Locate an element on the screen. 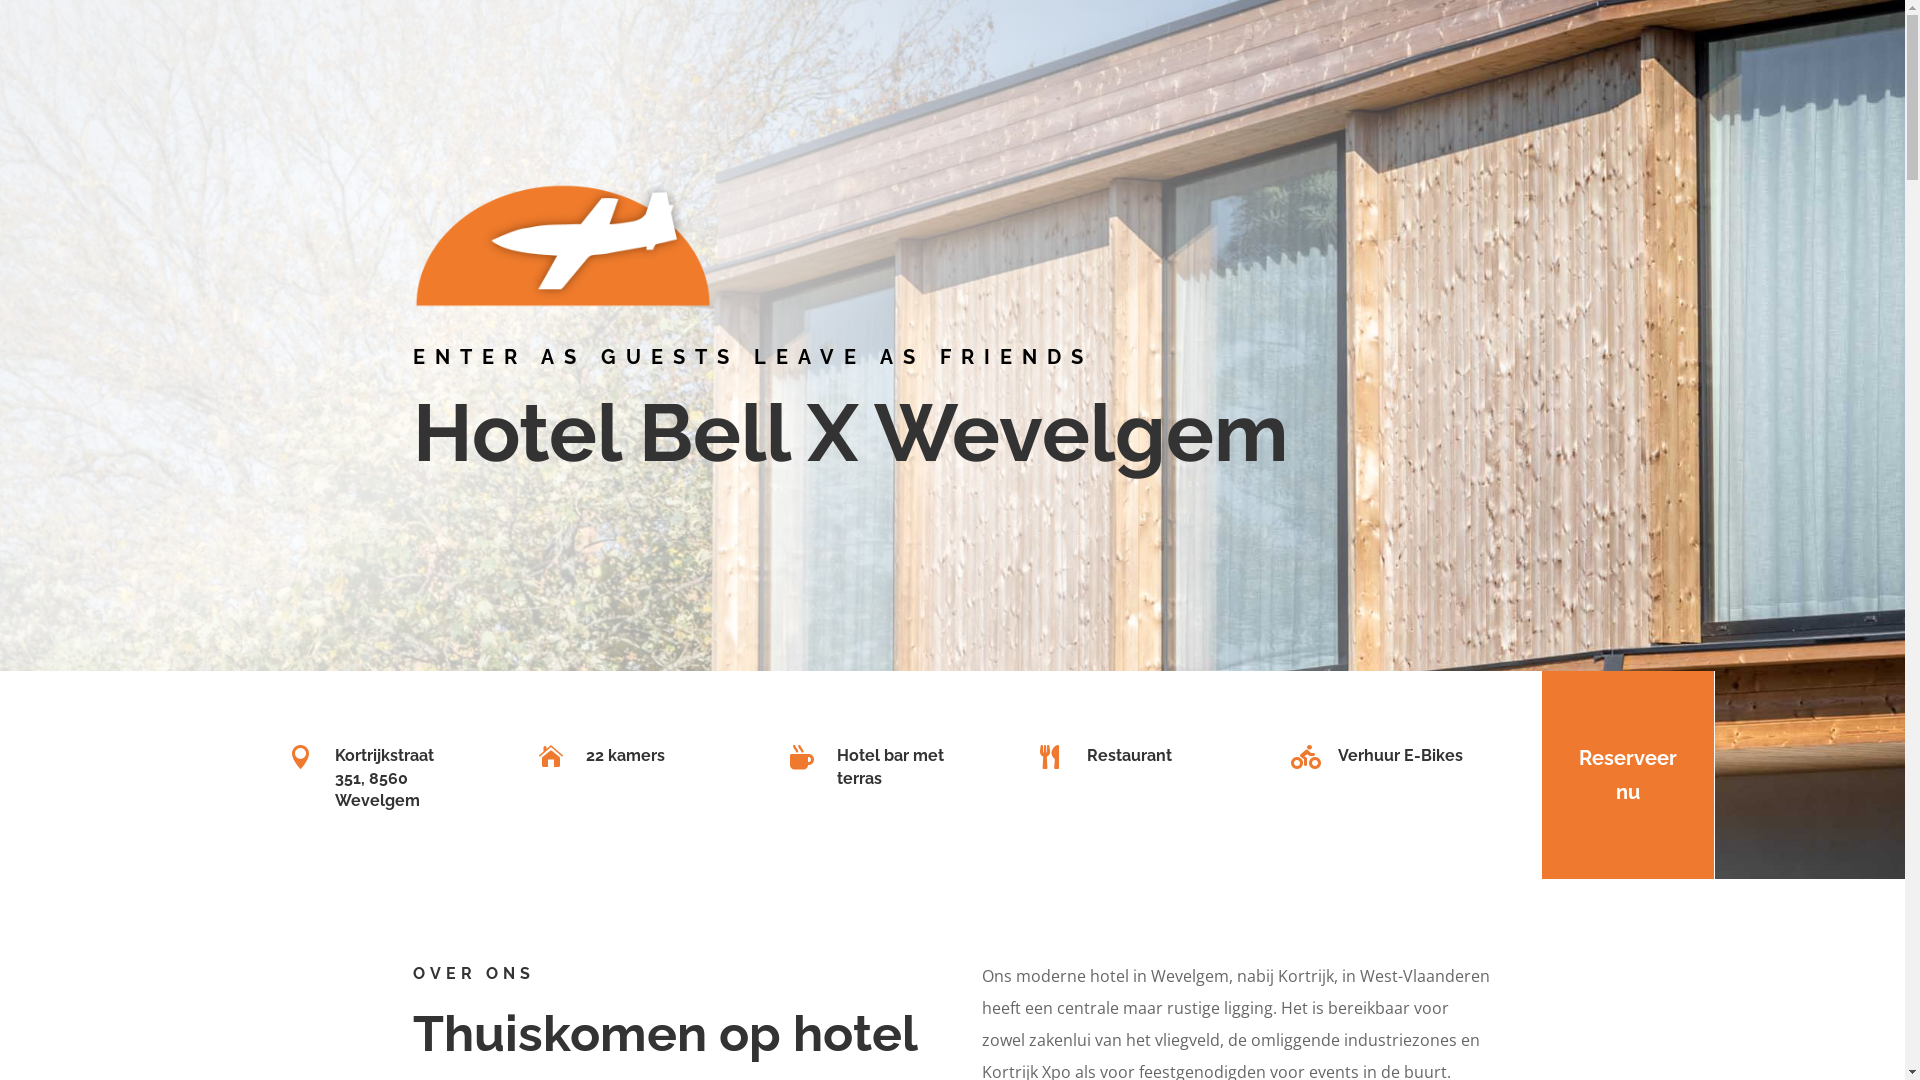 The image size is (1920, 1080). 'BellXNoPadding' is located at coordinates (560, 244).